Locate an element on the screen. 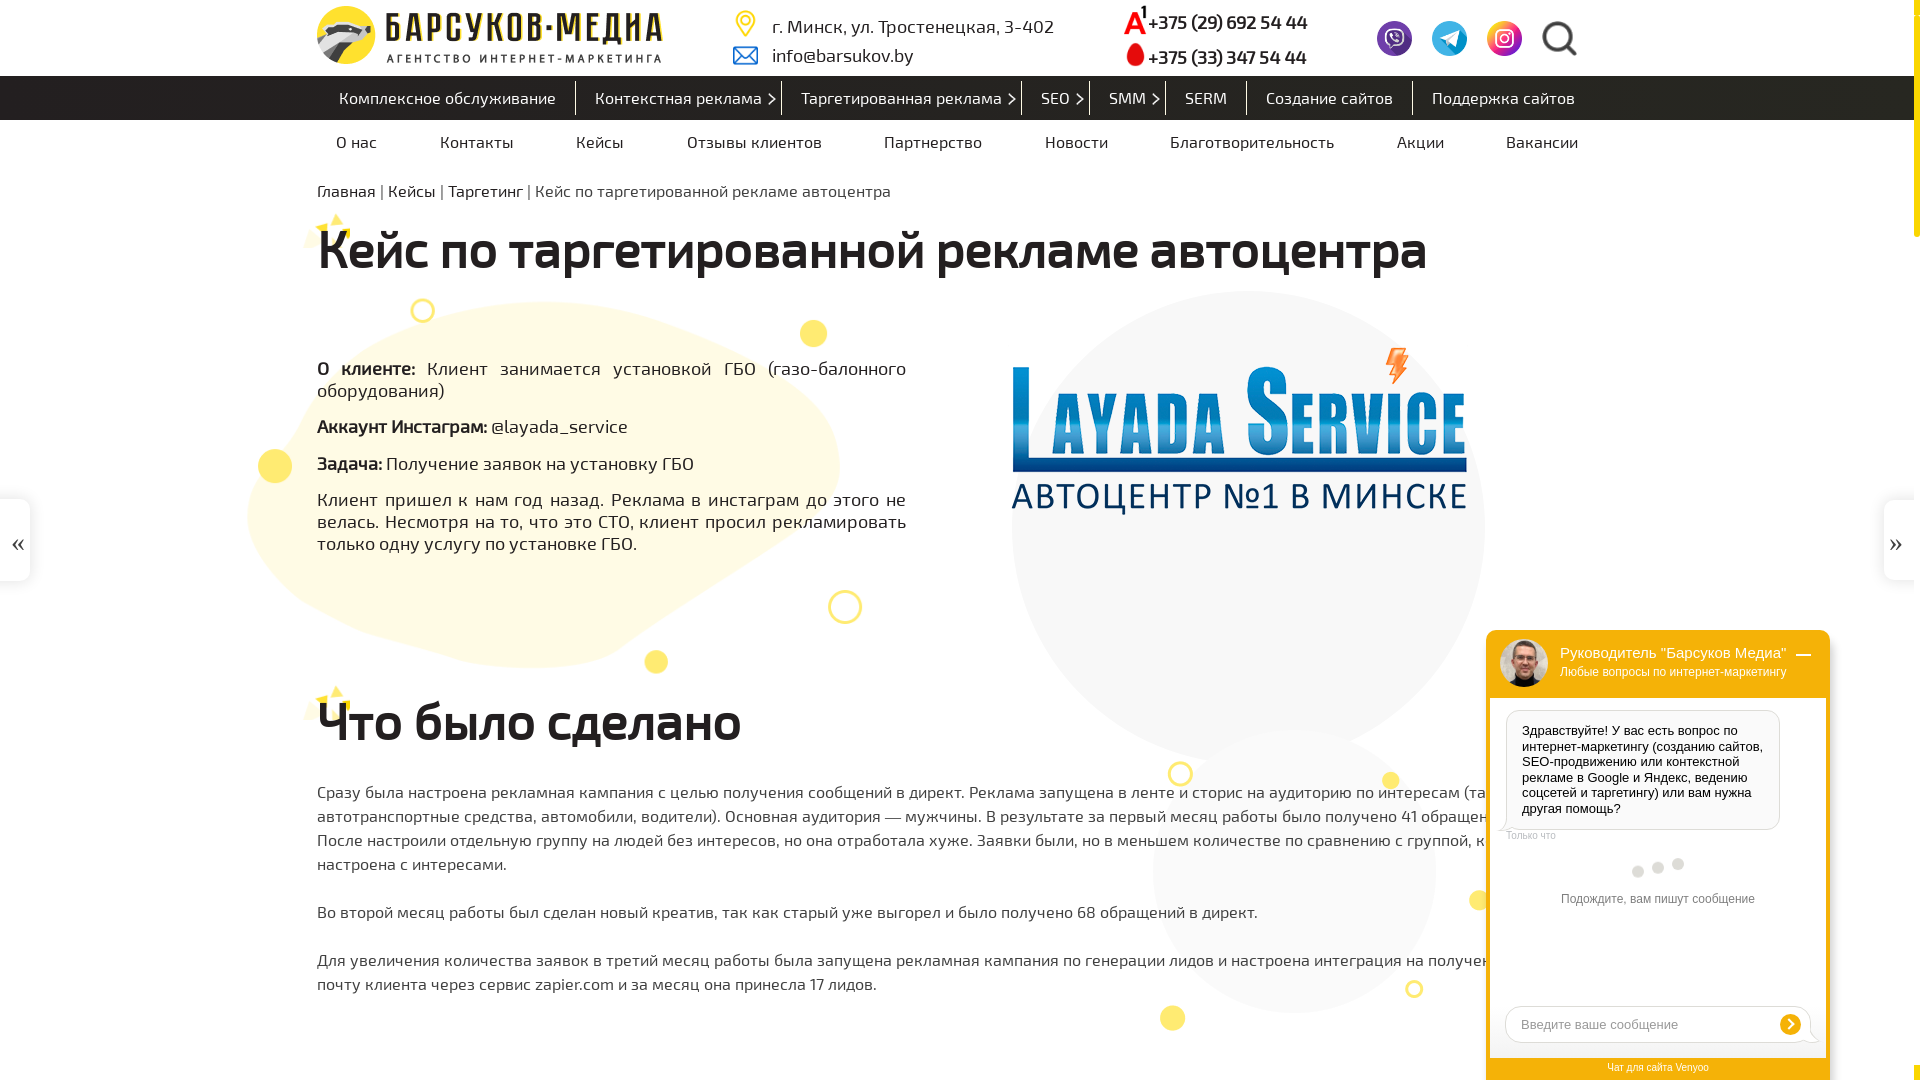 This screenshot has width=1920, height=1080. '+375 (29) 692 54 44' is located at coordinates (1123, 22).